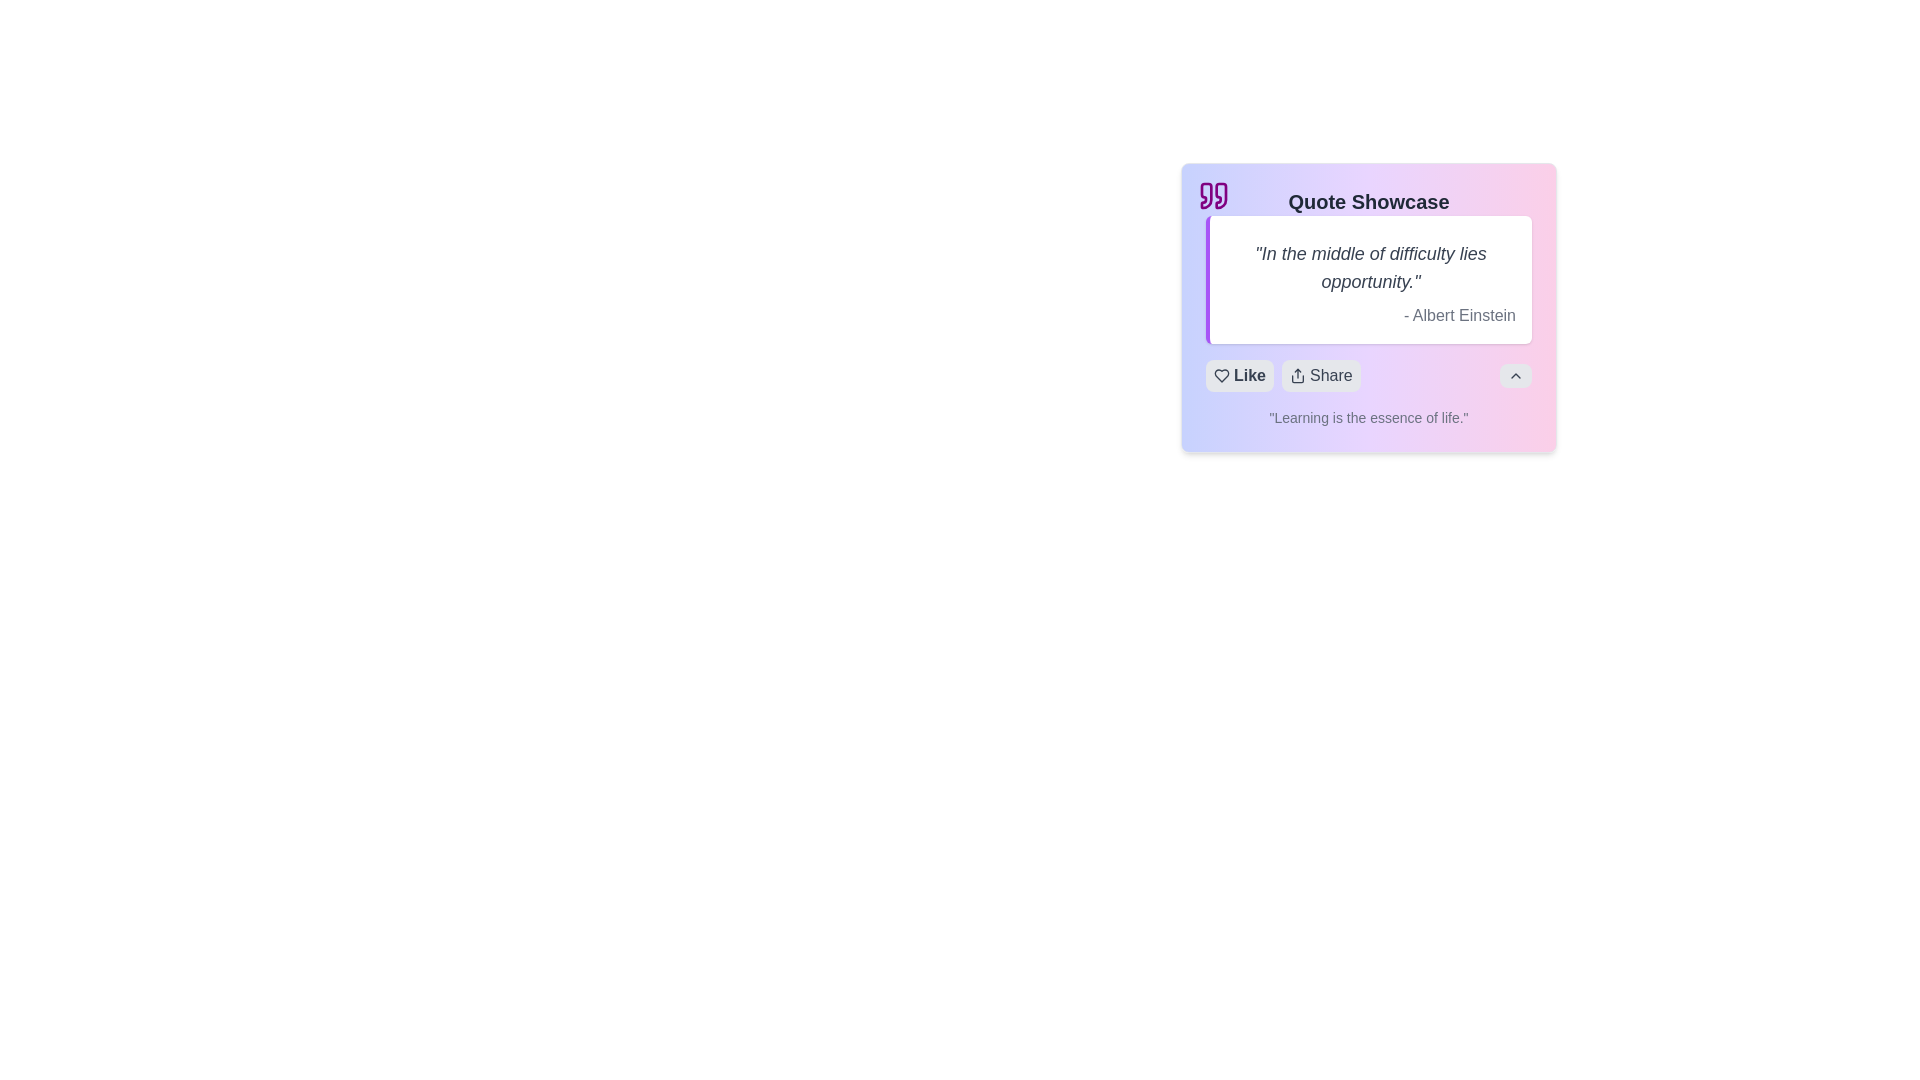 The image size is (1920, 1080). I want to click on the decorative quotation icon located in the top-left corner of the card component, above the quote text and to the left of the author's name, so click(1213, 196).